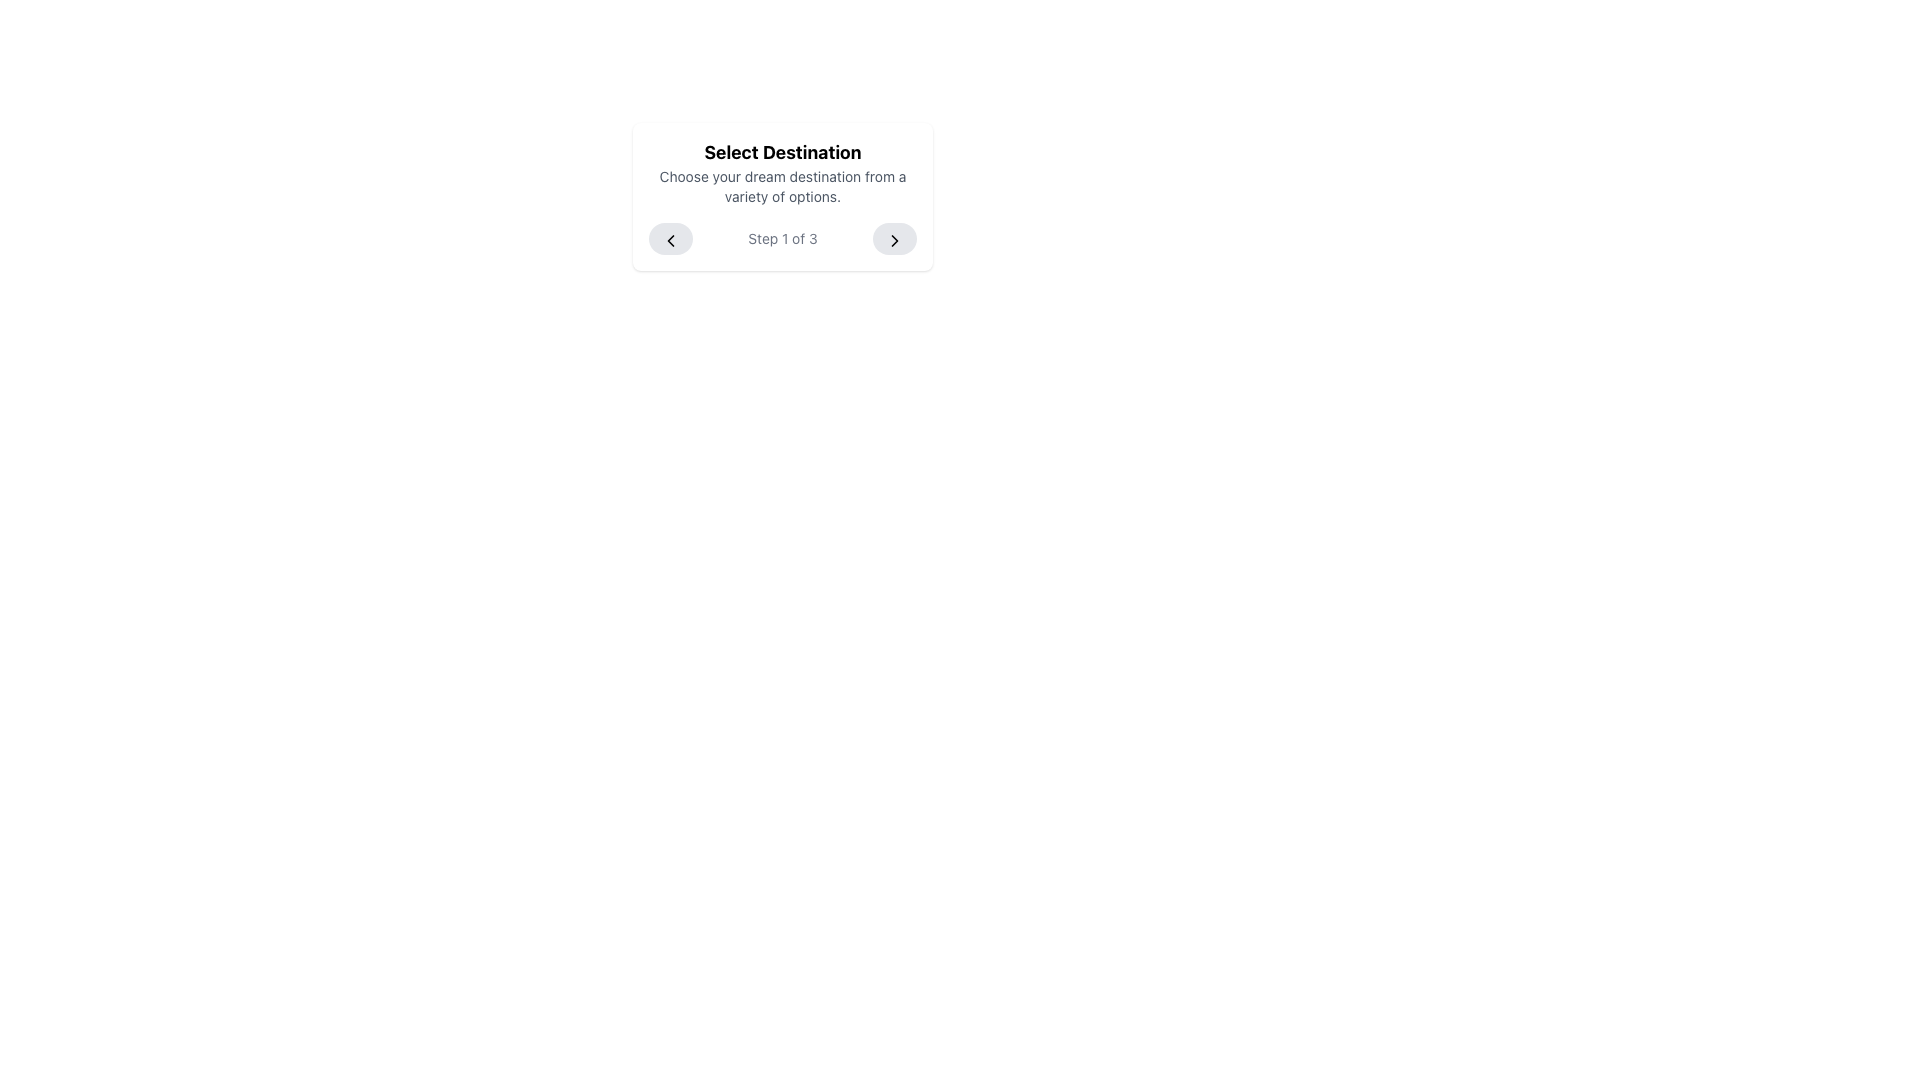  What do you see at coordinates (893, 238) in the screenshot?
I see `the rightward arrow icon button with a light gray background located to the right of the text 'Step 1 of 3' to proceed` at bounding box center [893, 238].